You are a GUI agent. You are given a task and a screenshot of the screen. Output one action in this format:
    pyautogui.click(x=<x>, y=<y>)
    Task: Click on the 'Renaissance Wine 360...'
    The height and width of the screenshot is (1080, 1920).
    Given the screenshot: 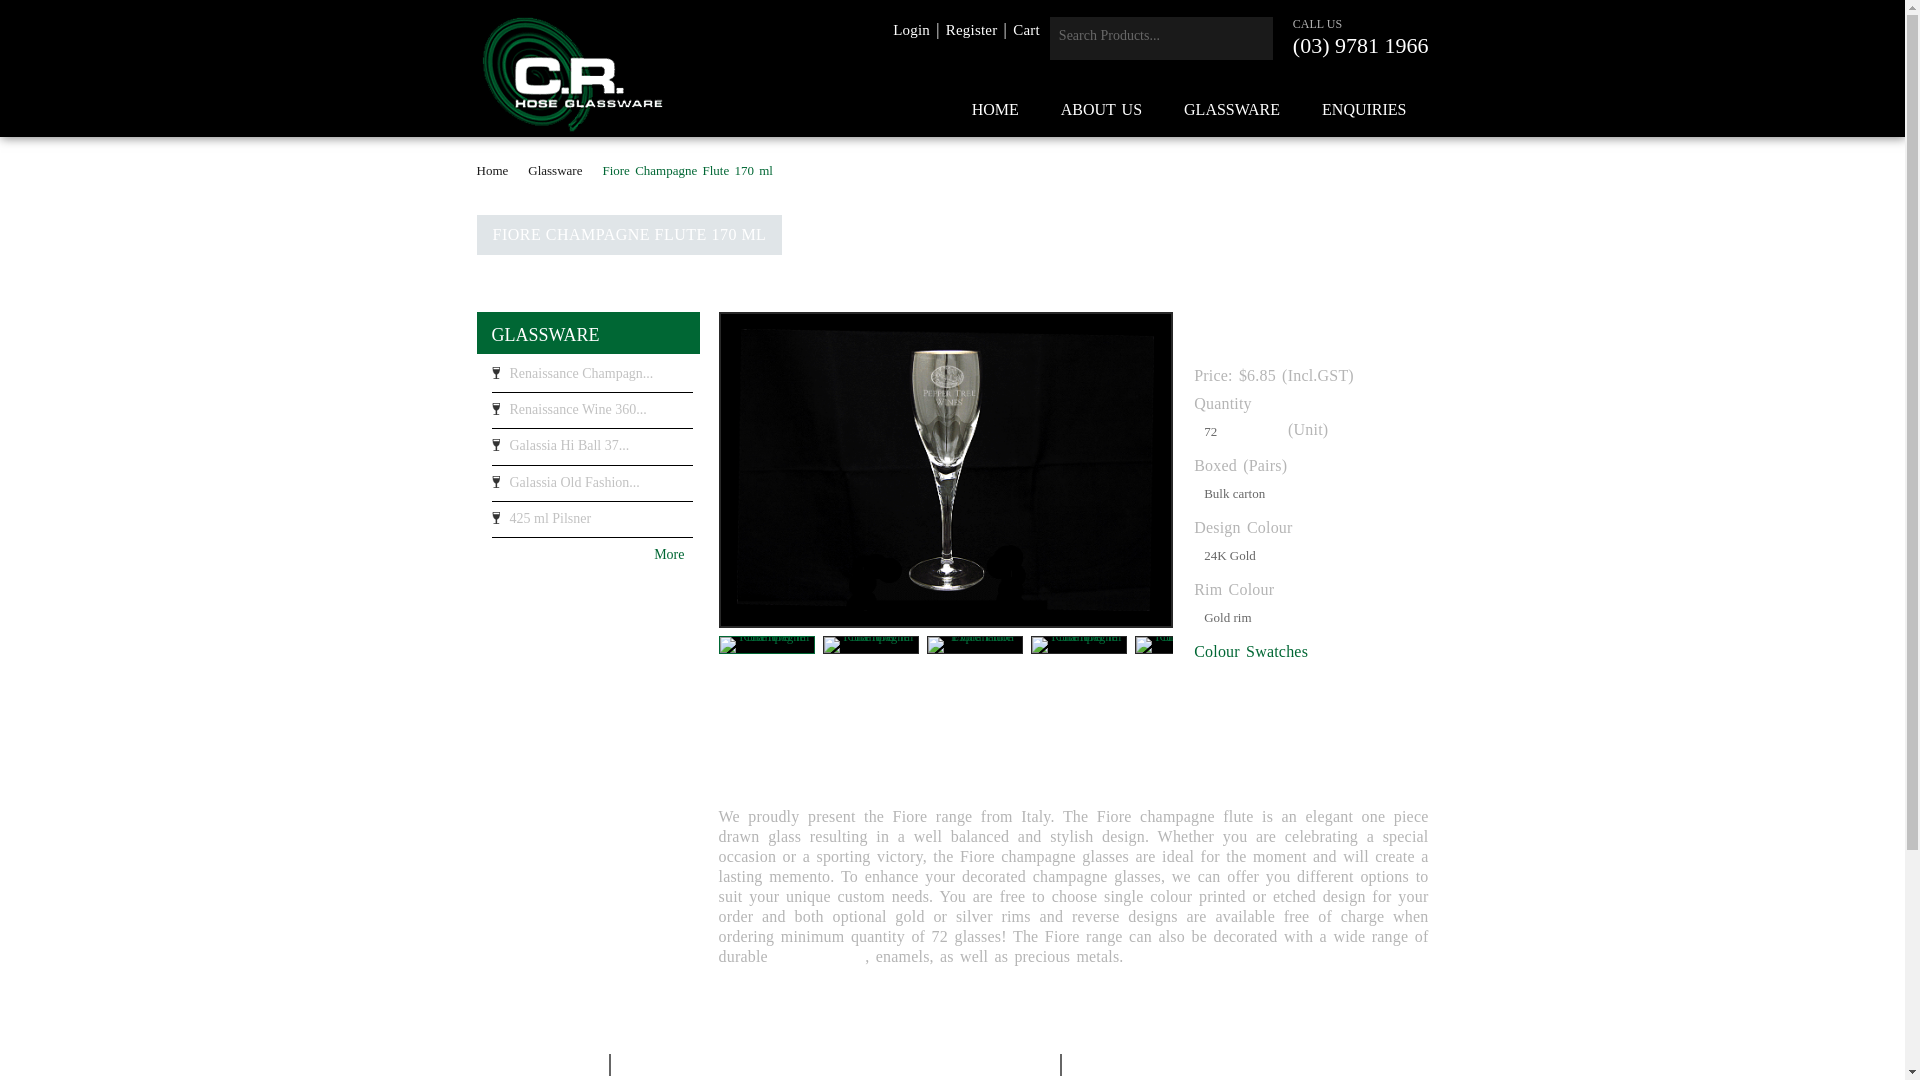 What is the action you would take?
    pyautogui.click(x=591, y=414)
    